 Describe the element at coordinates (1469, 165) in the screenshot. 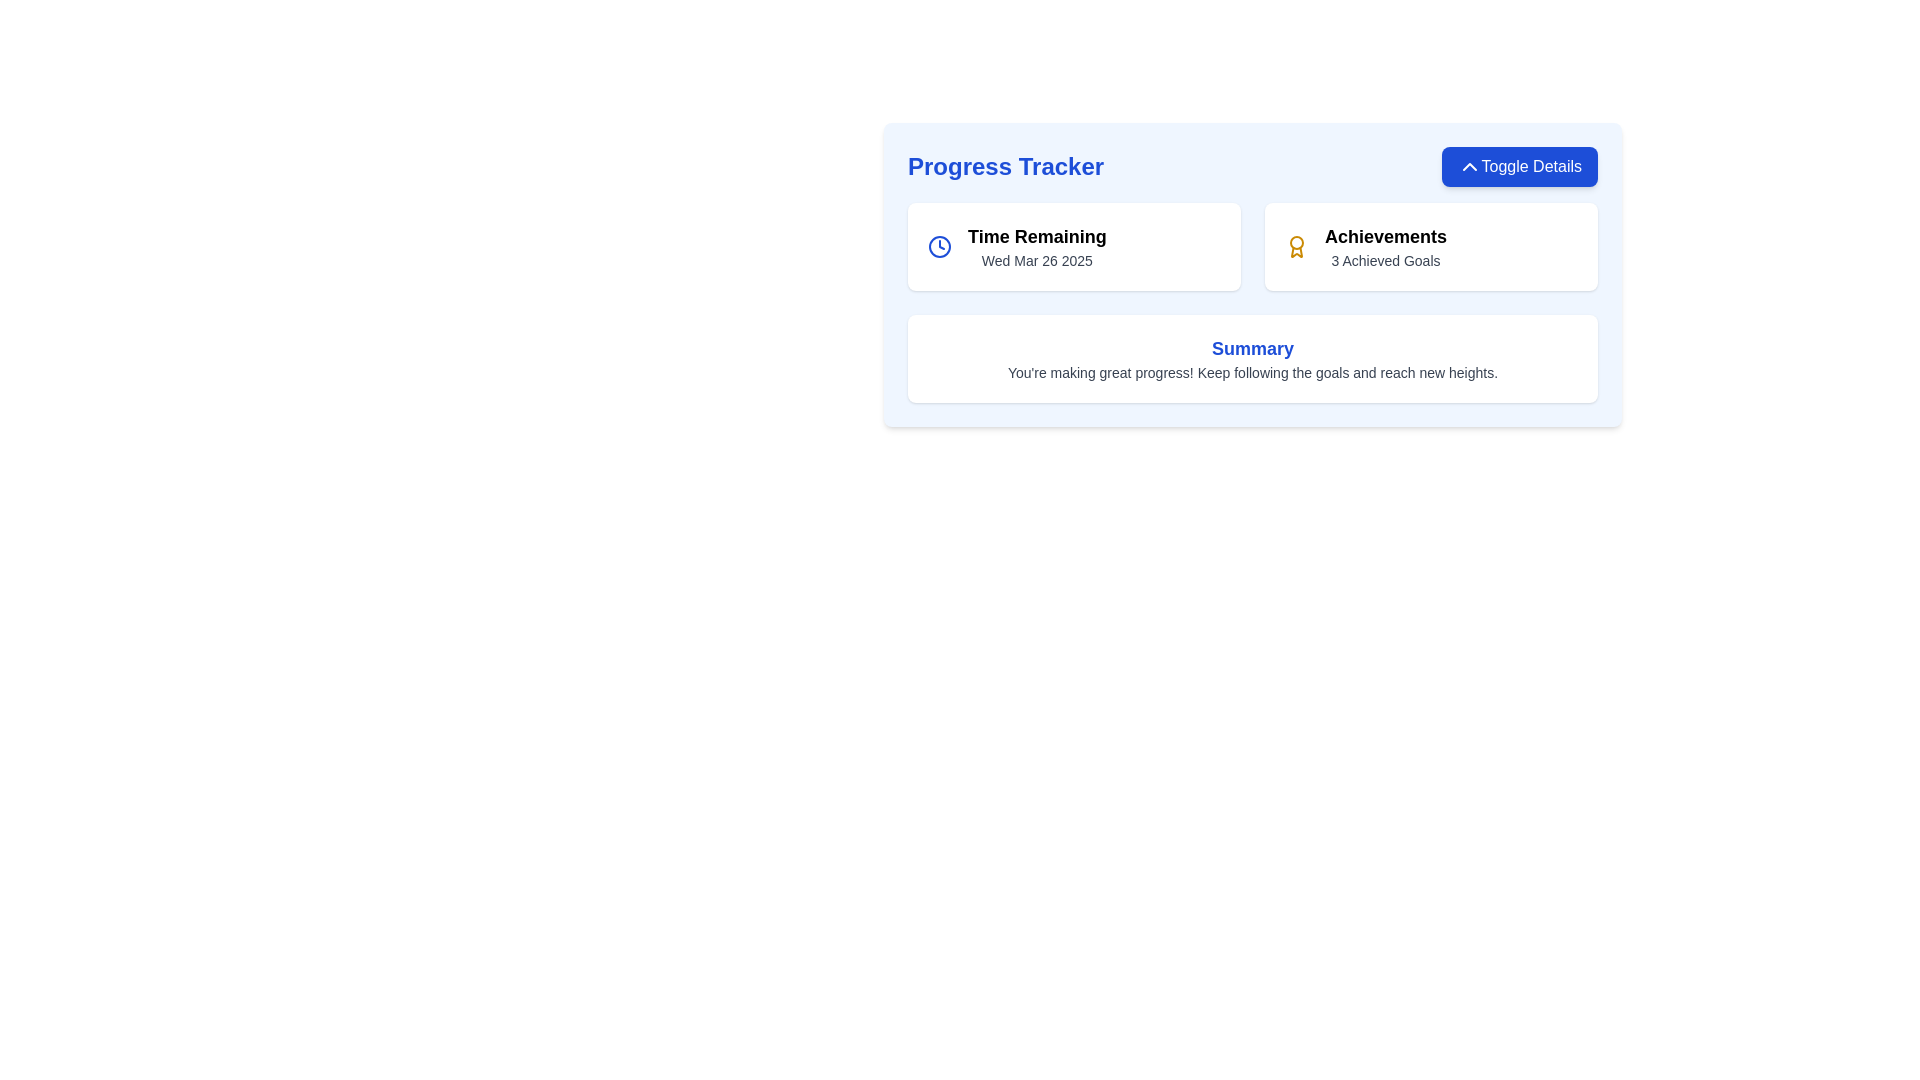

I see `the small upward-pointing chevron icon, which is outlined with a white stroke on a blue background, located inside the 'Toggle Details' button in the top-right corner of the 'Progress Tracker' card` at that location.